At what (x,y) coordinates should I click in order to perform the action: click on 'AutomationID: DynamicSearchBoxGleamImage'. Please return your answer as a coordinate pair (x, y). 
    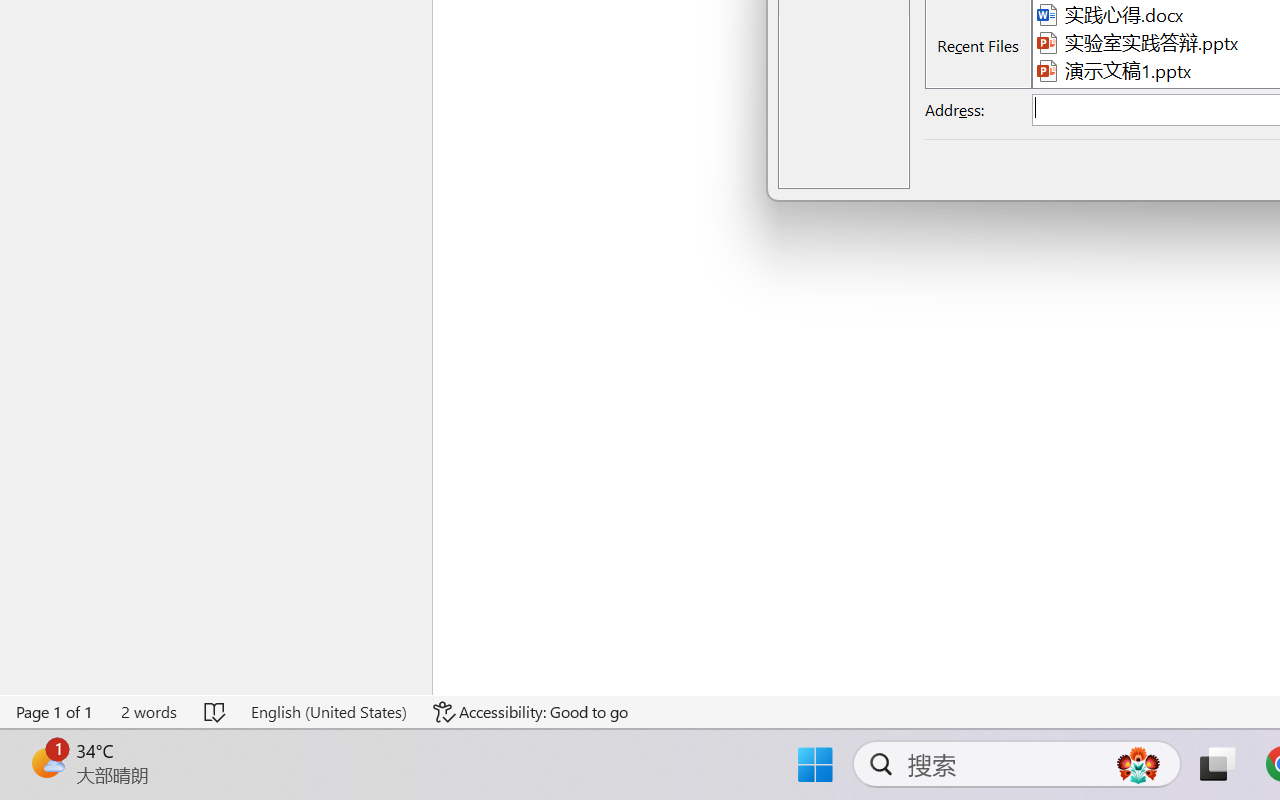
    Looking at the image, I should click on (1138, 764).